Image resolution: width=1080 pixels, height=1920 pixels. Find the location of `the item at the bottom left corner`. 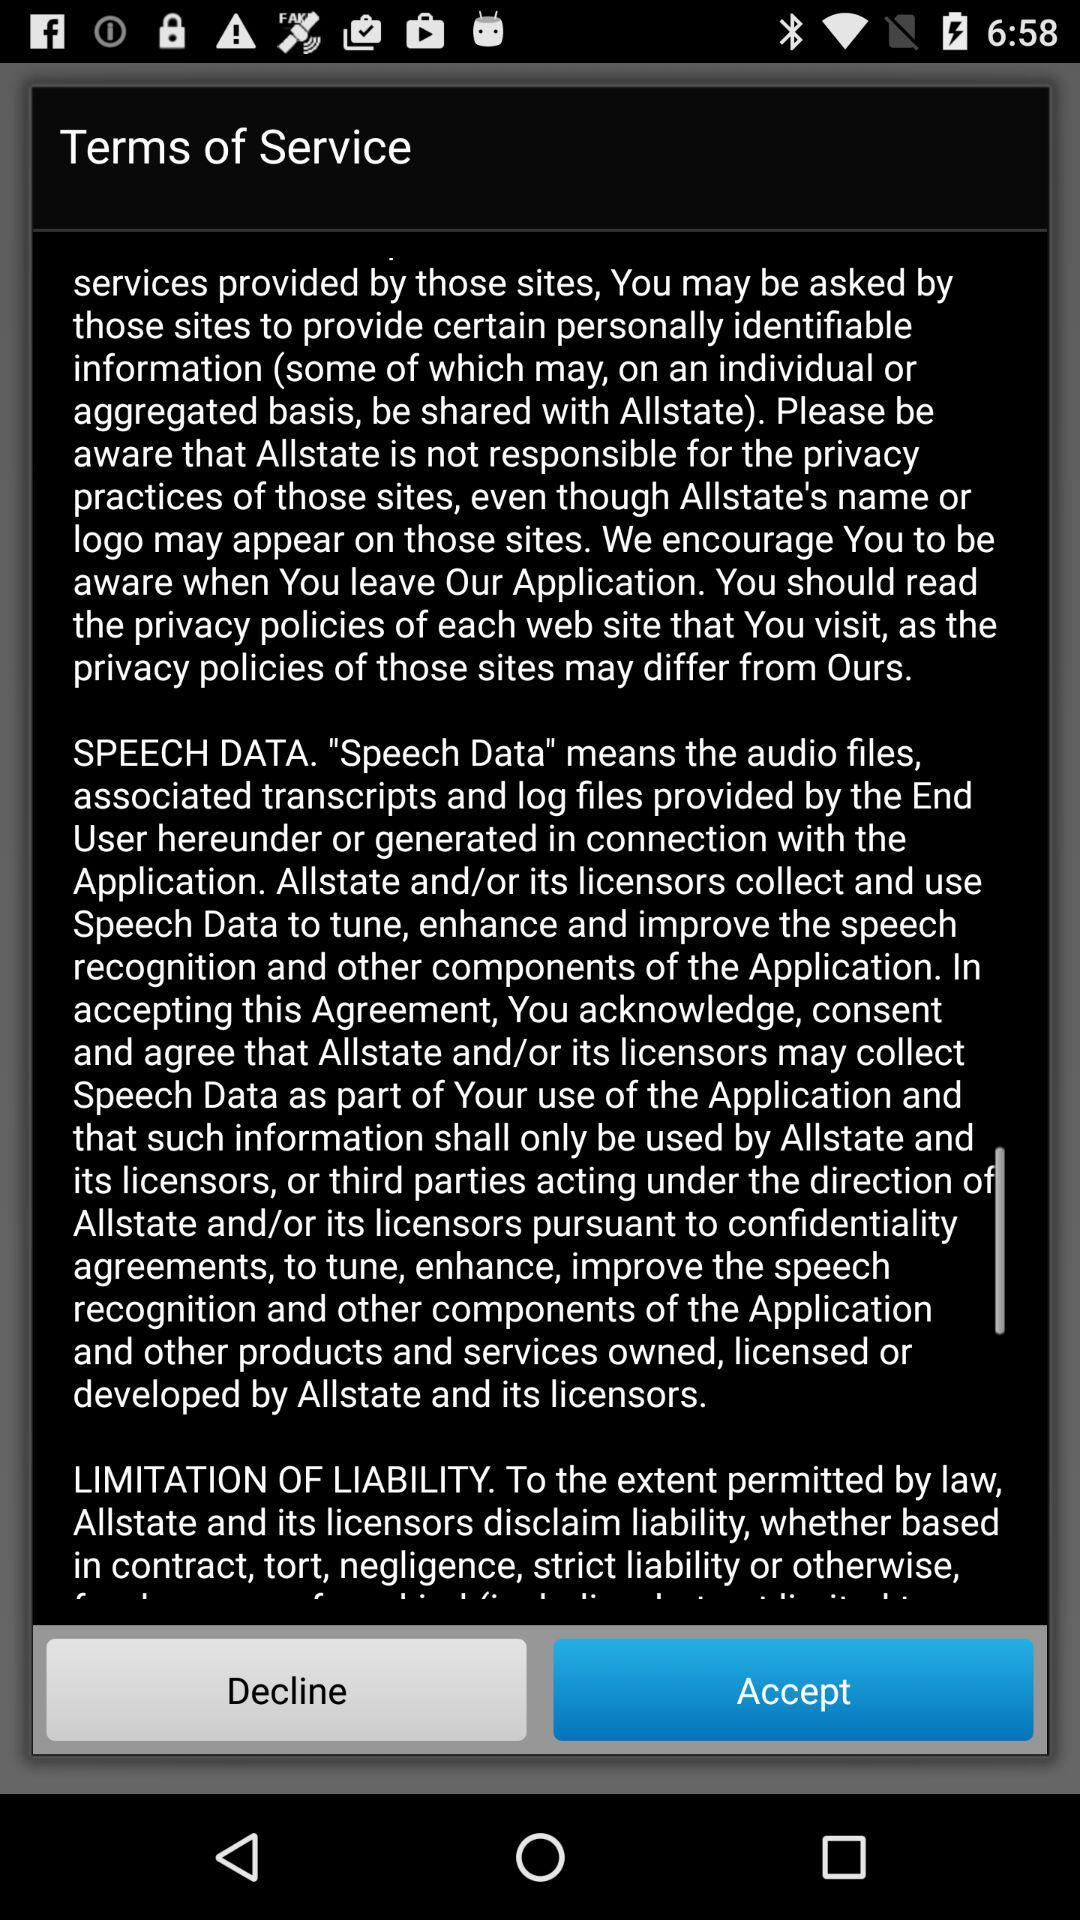

the item at the bottom left corner is located at coordinates (286, 1688).